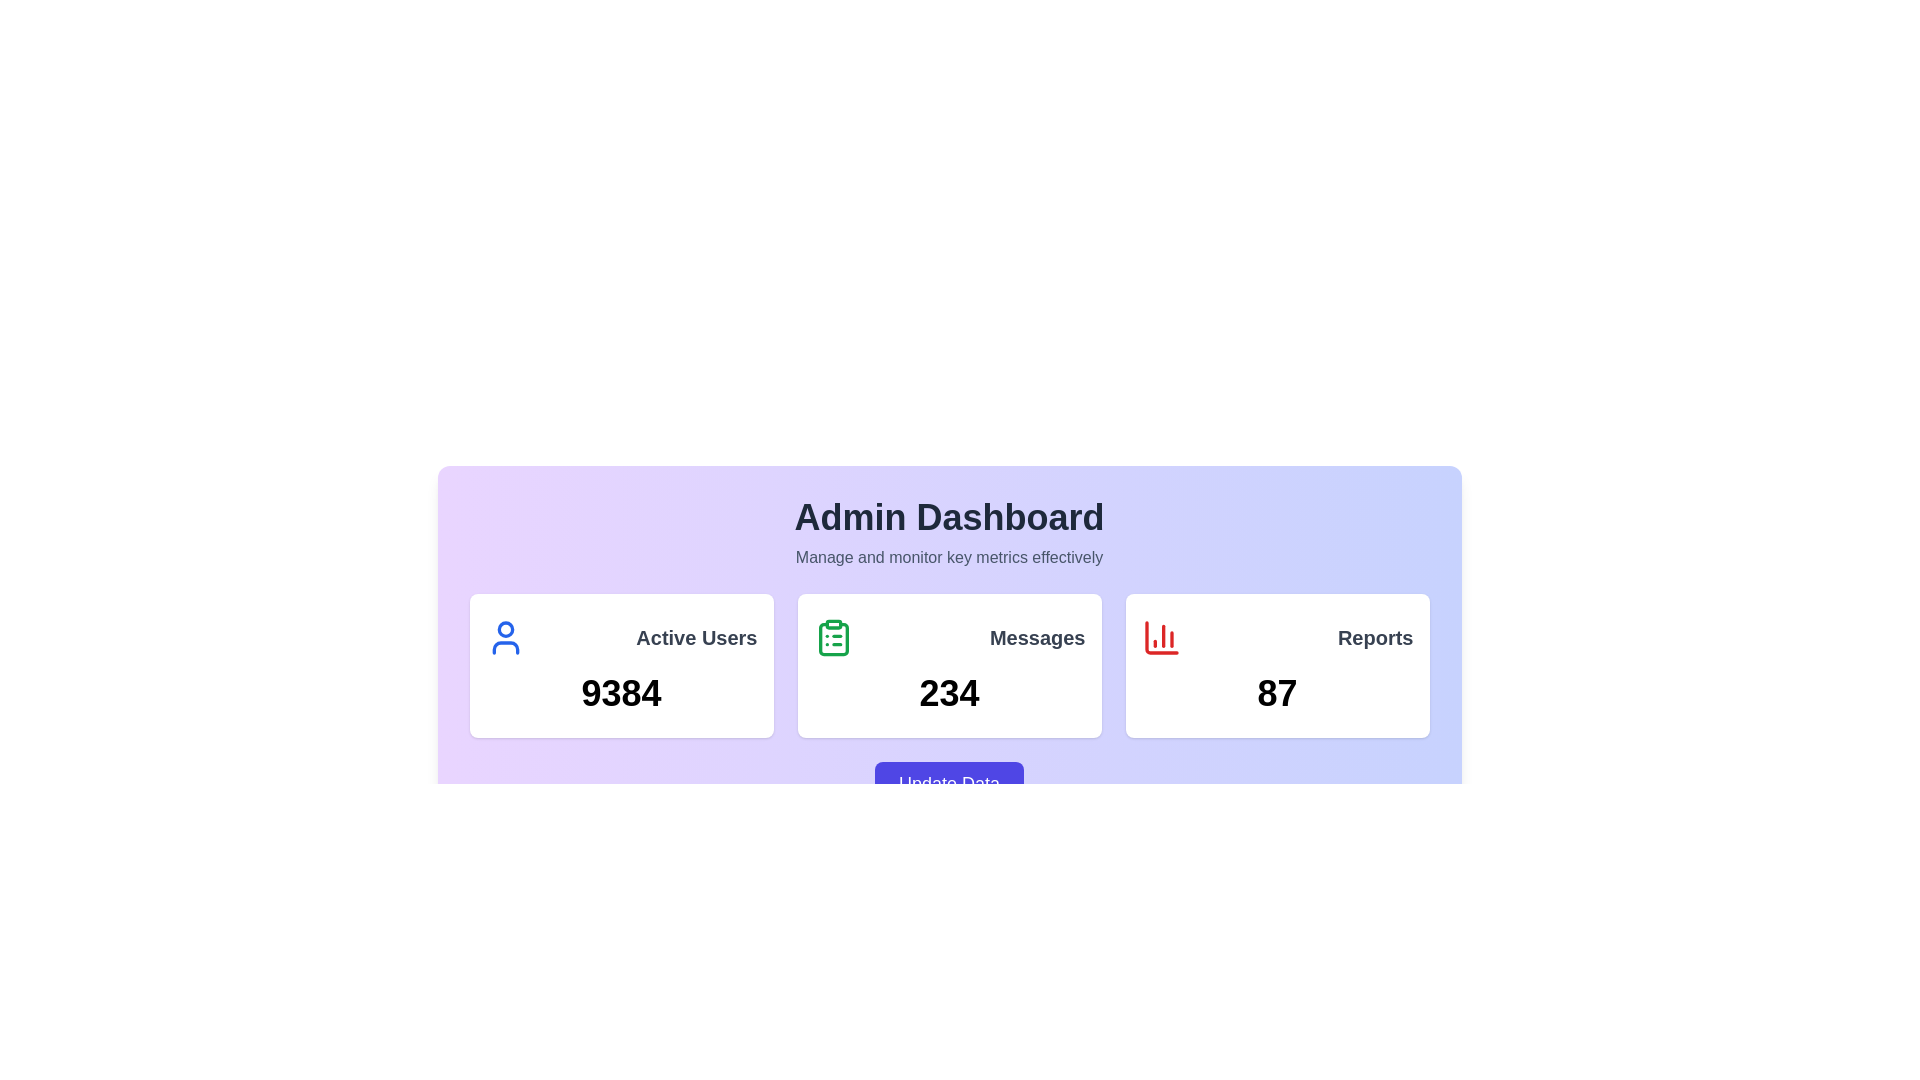 This screenshot has width=1920, height=1080. What do you see at coordinates (696, 637) in the screenshot?
I see `text label indicating the count of active users, which is positioned in a card on the left side of the dashboard interface` at bounding box center [696, 637].